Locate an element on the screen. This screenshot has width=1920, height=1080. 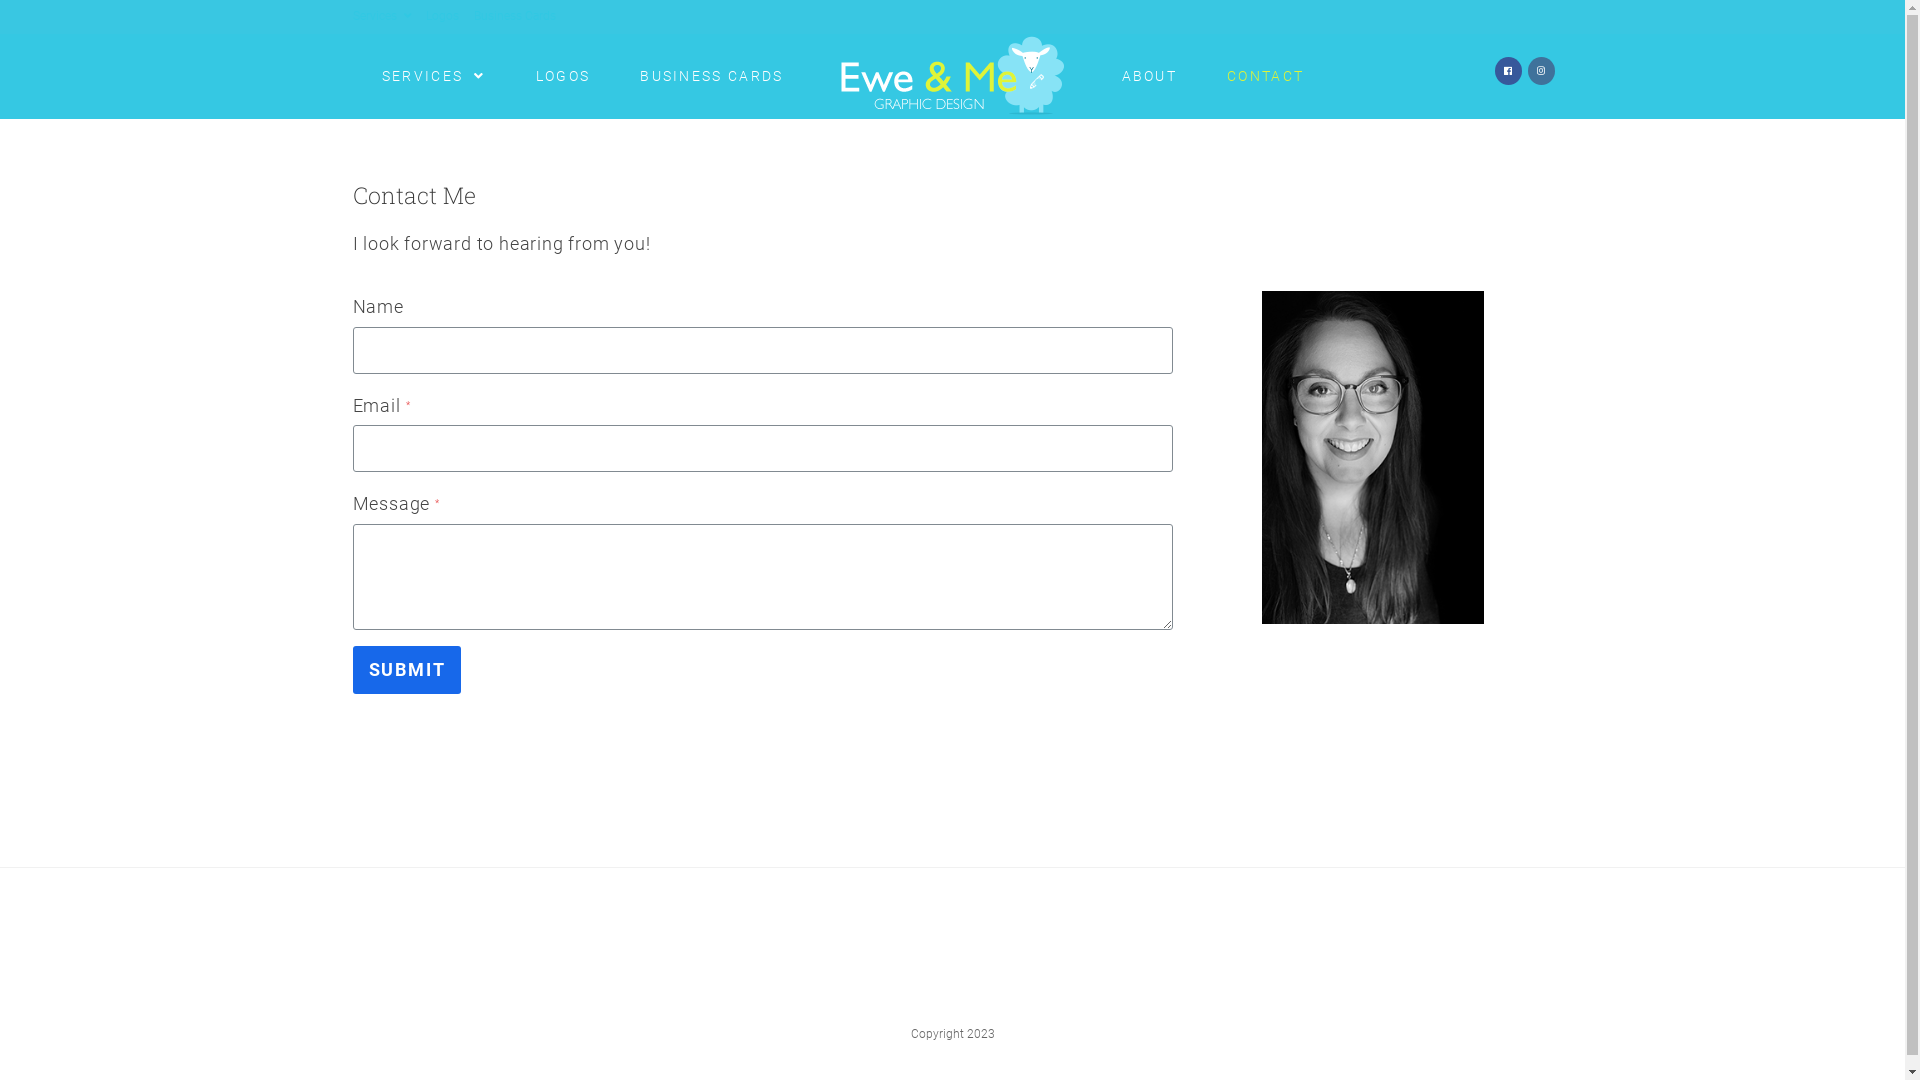
'CONTACT' is located at coordinates (1264, 75).